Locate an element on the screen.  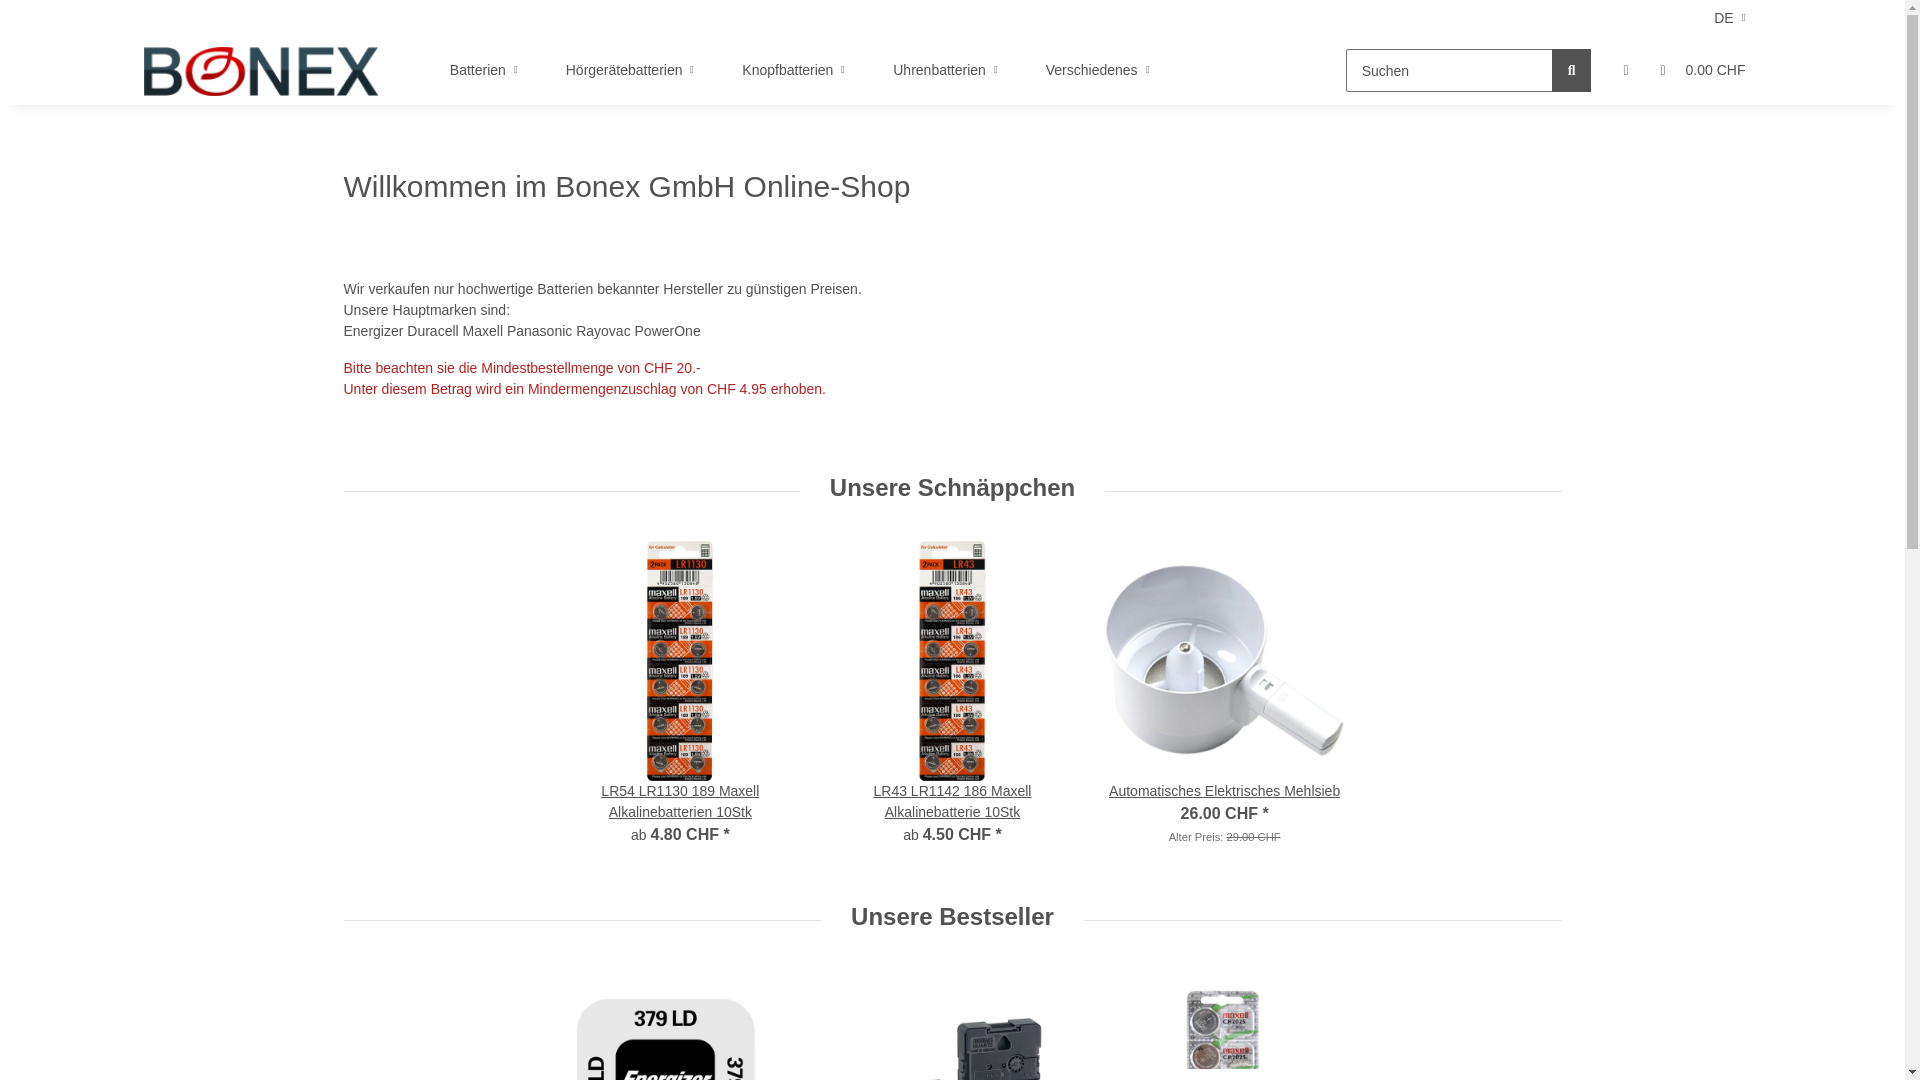
'Automatisches Elektrisches Mehlsieb' is located at coordinates (1223, 790).